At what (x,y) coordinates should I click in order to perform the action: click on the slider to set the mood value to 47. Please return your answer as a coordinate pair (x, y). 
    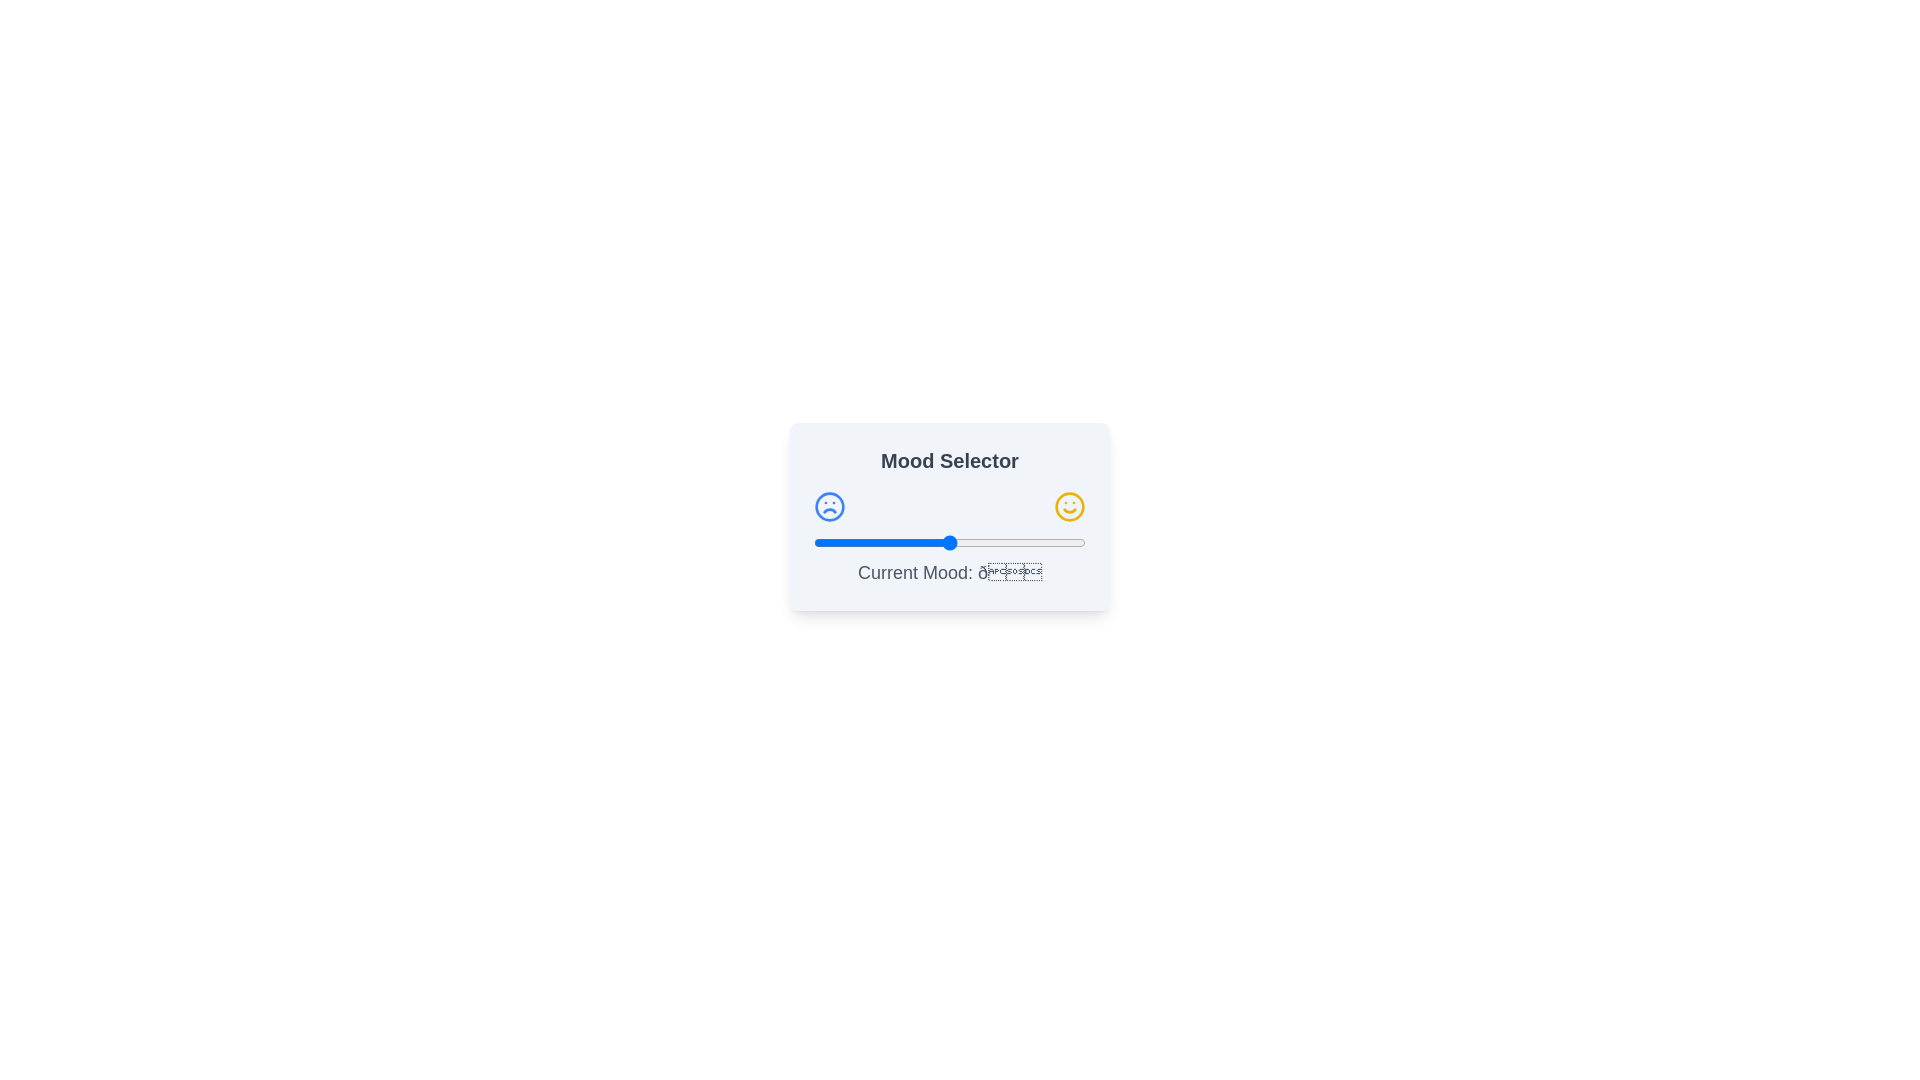
    Looking at the image, I should click on (940, 543).